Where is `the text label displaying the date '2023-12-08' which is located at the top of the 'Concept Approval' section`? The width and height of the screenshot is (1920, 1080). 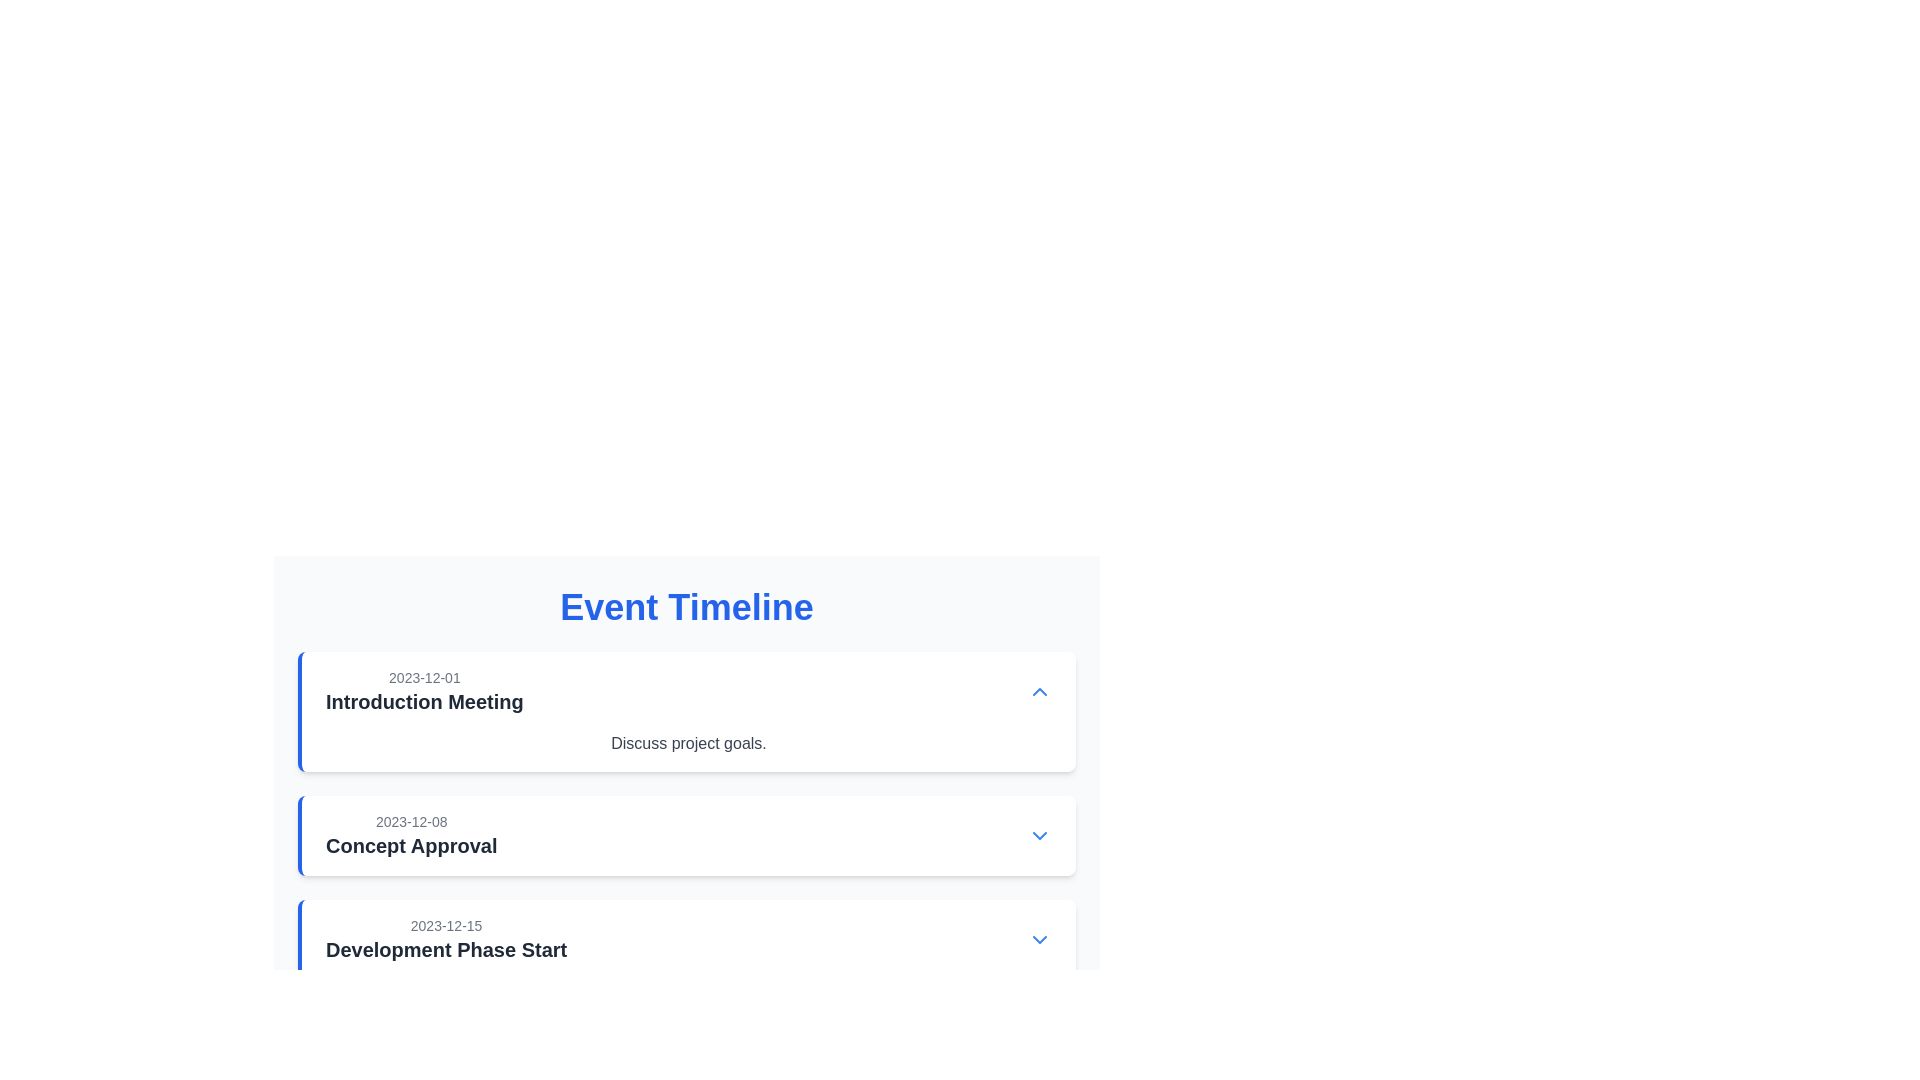 the text label displaying the date '2023-12-08' which is located at the top of the 'Concept Approval' section is located at coordinates (410, 821).